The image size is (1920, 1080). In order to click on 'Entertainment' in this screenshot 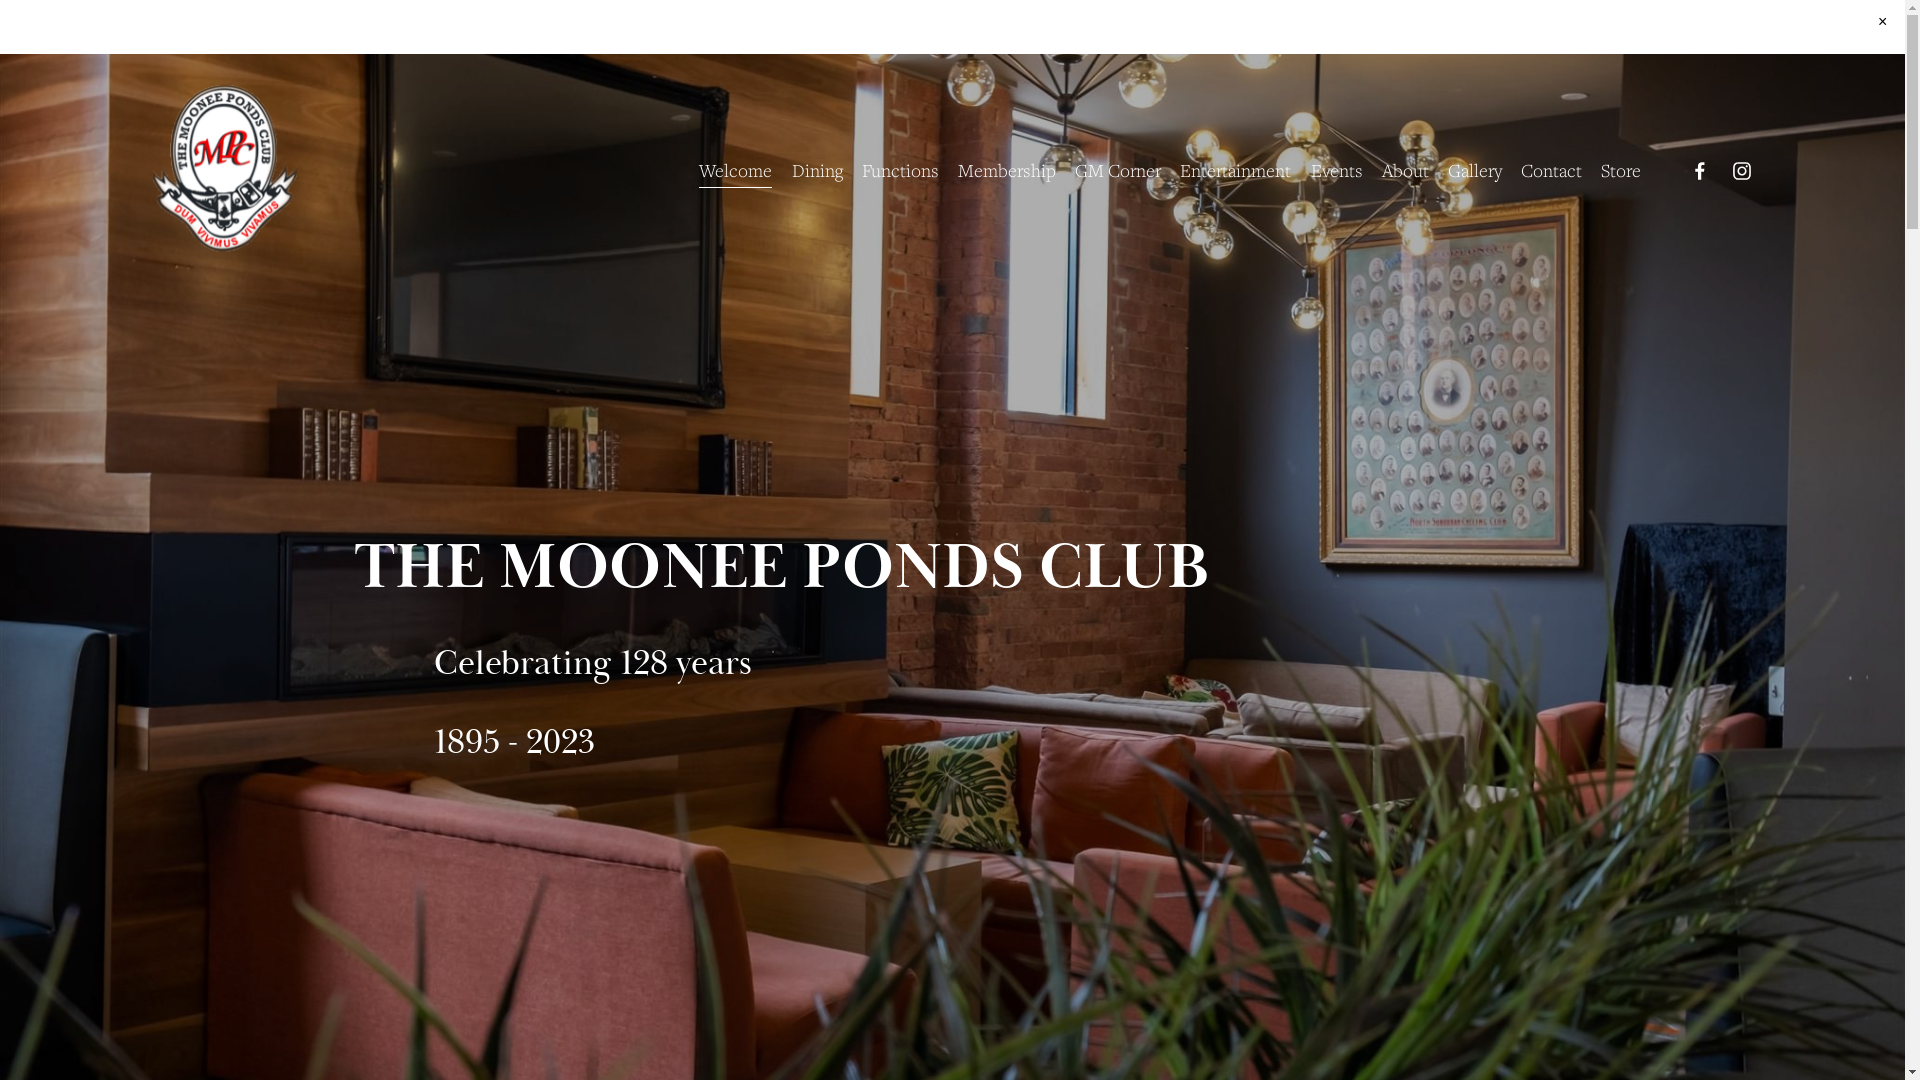, I will do `click(1180, 169)`.